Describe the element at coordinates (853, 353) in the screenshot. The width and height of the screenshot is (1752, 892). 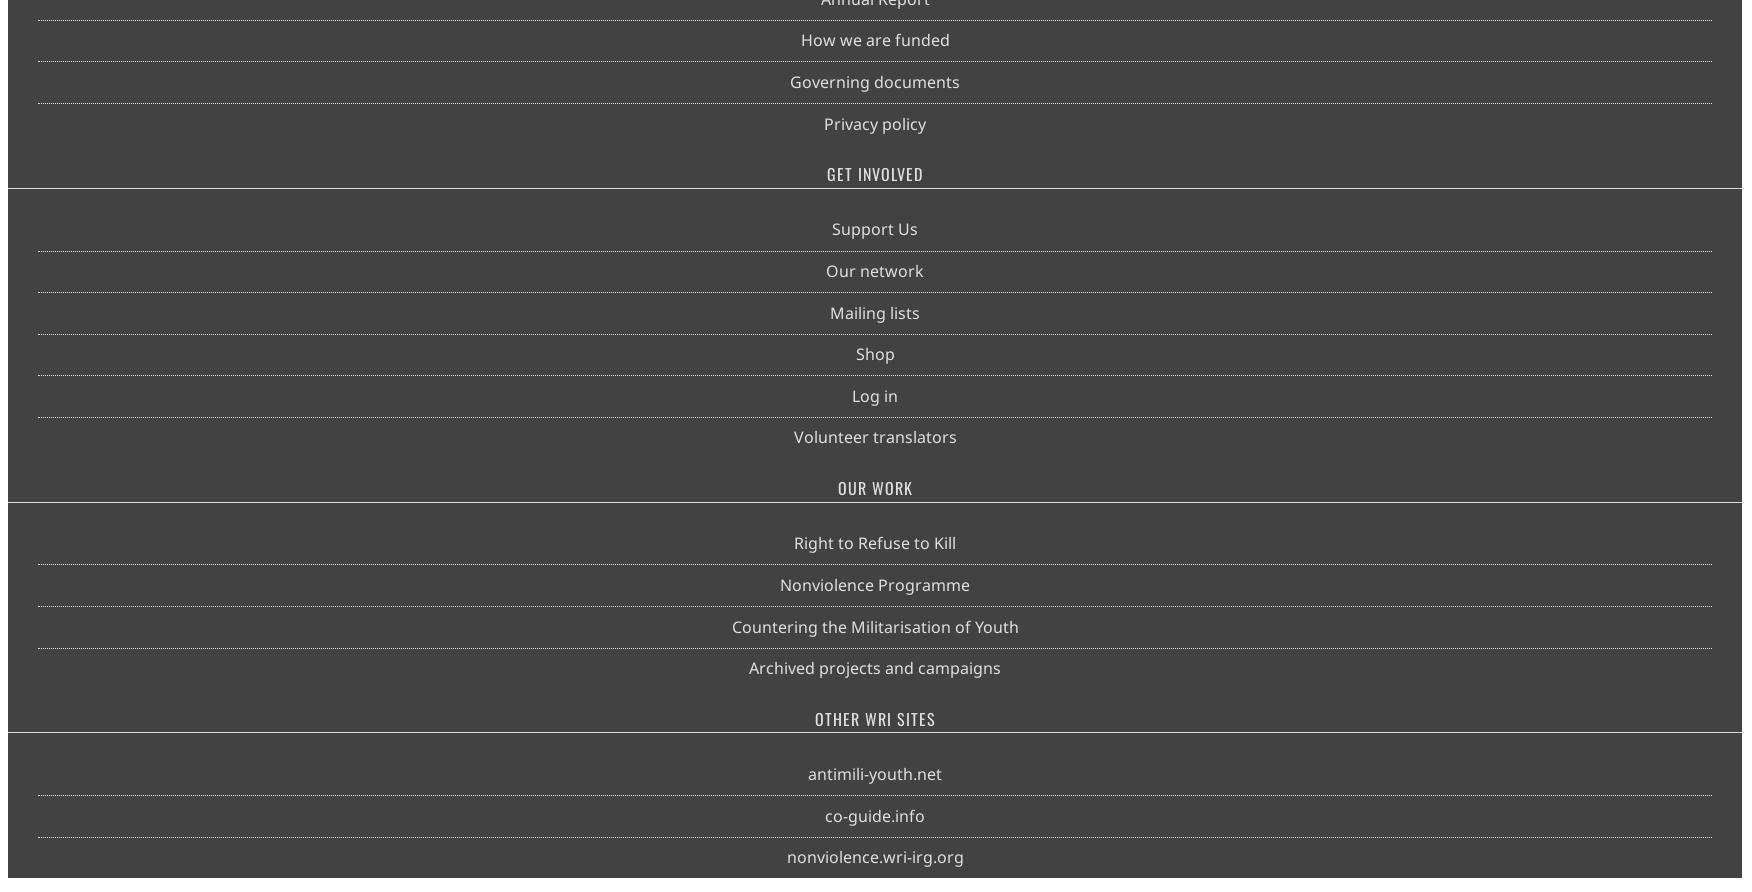
I see `'Shop'` at that location.